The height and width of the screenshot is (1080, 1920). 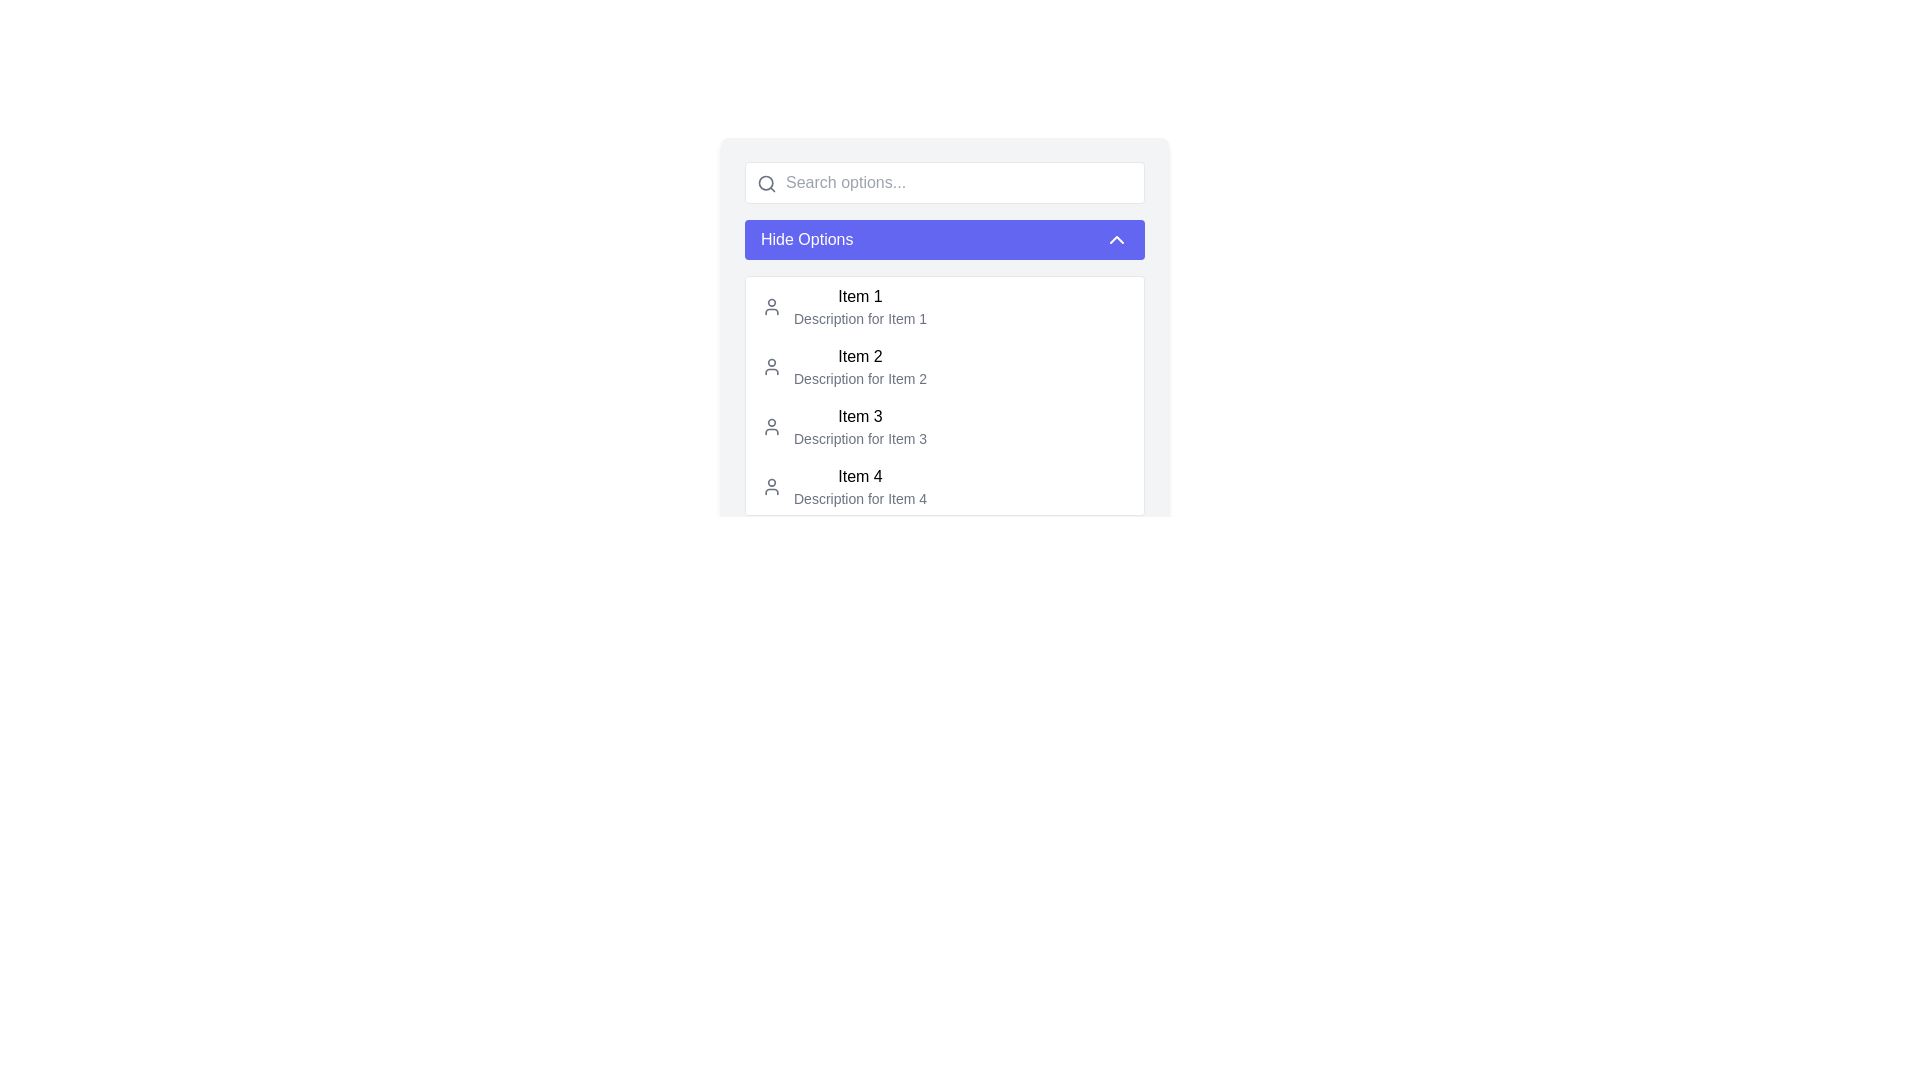 What do you see at coordinates (860, 477) in the screenshot?
I see `the text label displaying 'Item 4', which is the fourth item in a dropdown menu list` at bounding box center [860, 477].